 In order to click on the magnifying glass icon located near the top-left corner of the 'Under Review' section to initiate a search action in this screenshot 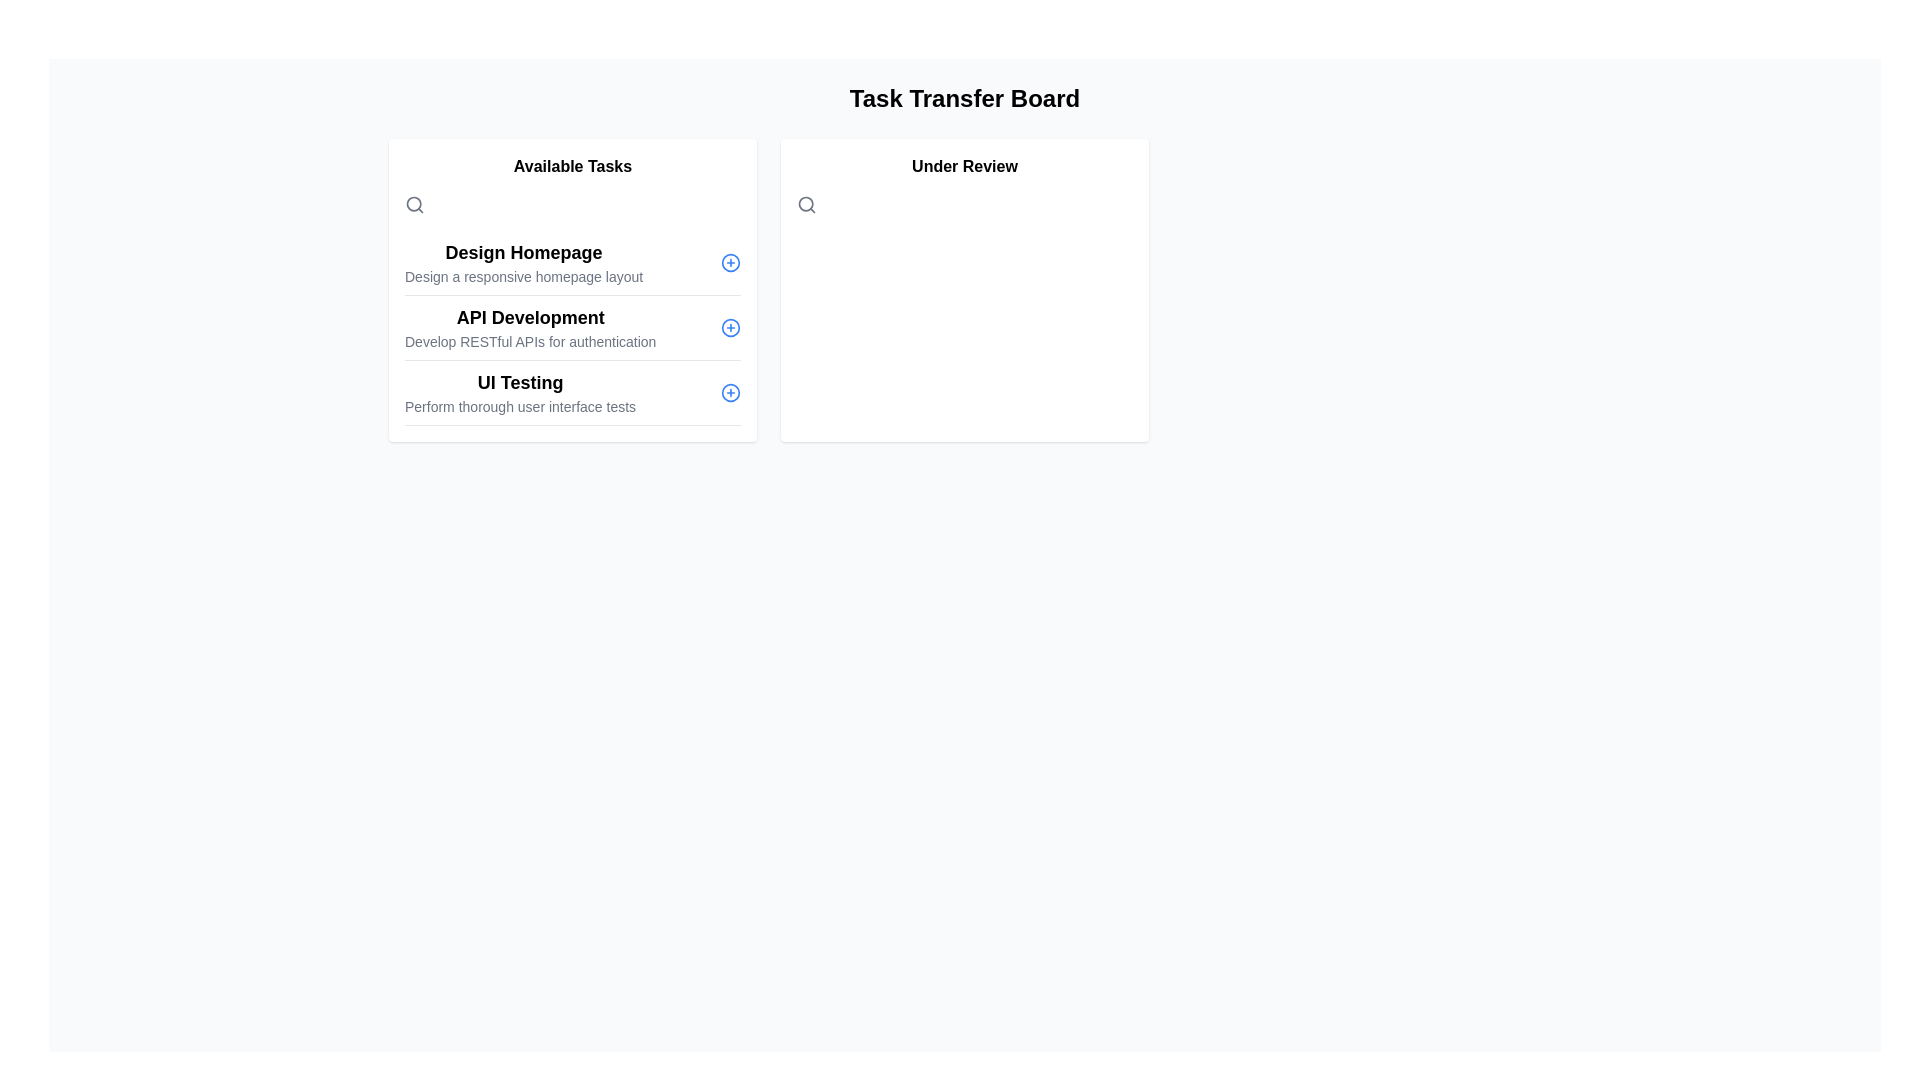, I will do `click(806, 204)`.